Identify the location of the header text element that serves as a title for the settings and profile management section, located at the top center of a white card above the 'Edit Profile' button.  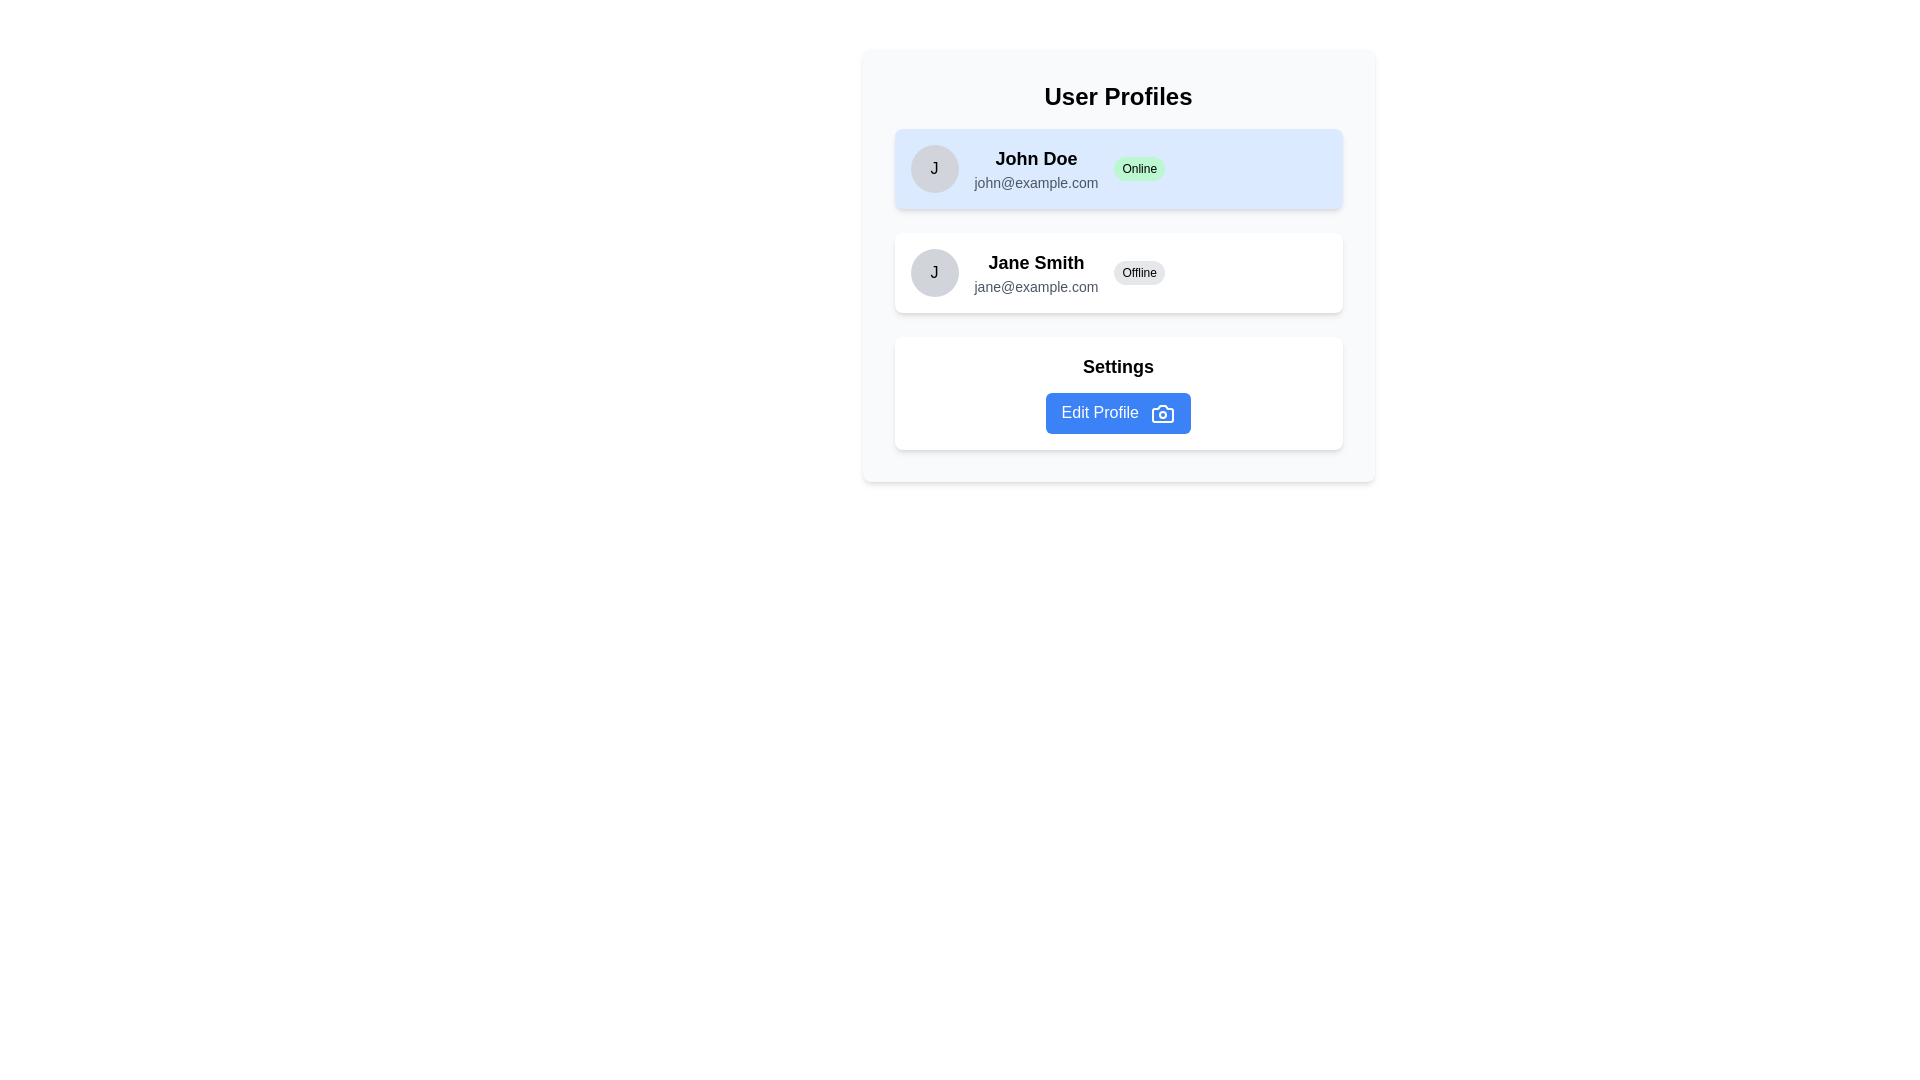
(1117, 366).